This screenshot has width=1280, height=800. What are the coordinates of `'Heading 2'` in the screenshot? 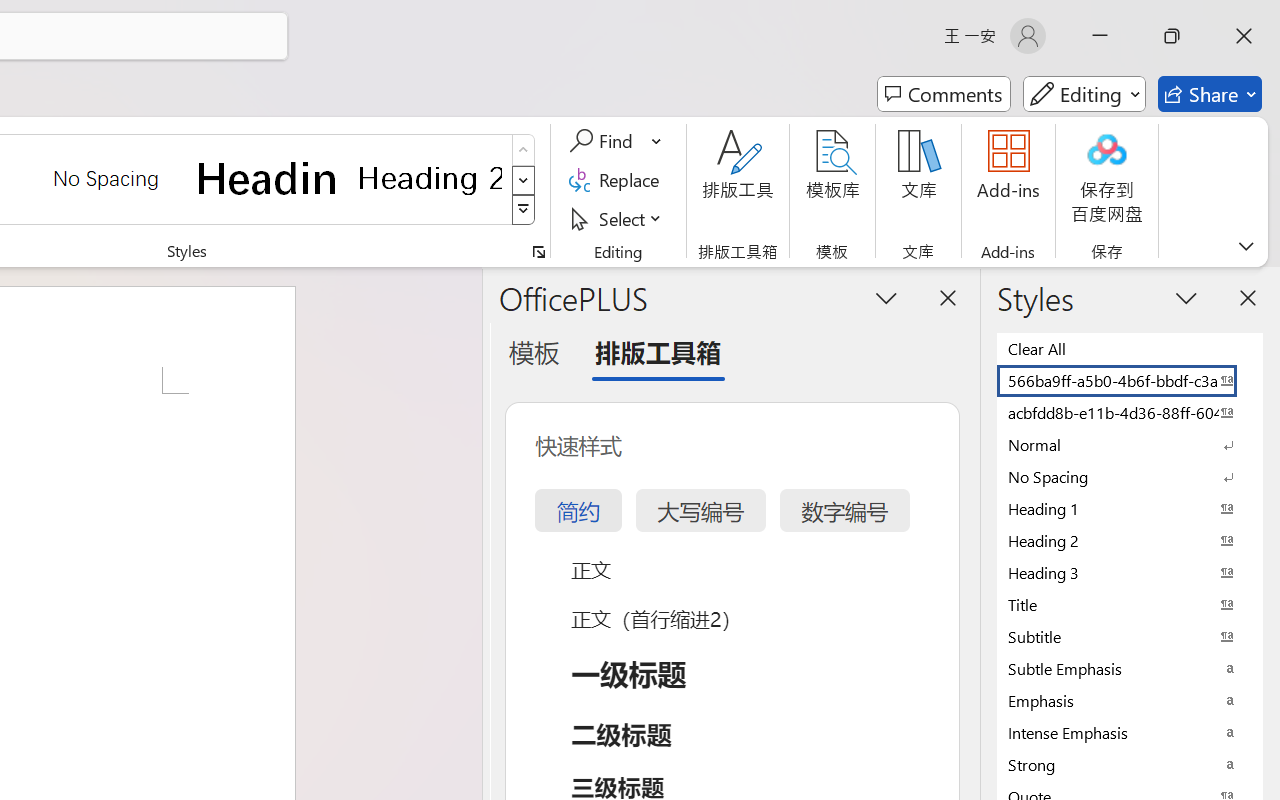 It's located at (429, 177).